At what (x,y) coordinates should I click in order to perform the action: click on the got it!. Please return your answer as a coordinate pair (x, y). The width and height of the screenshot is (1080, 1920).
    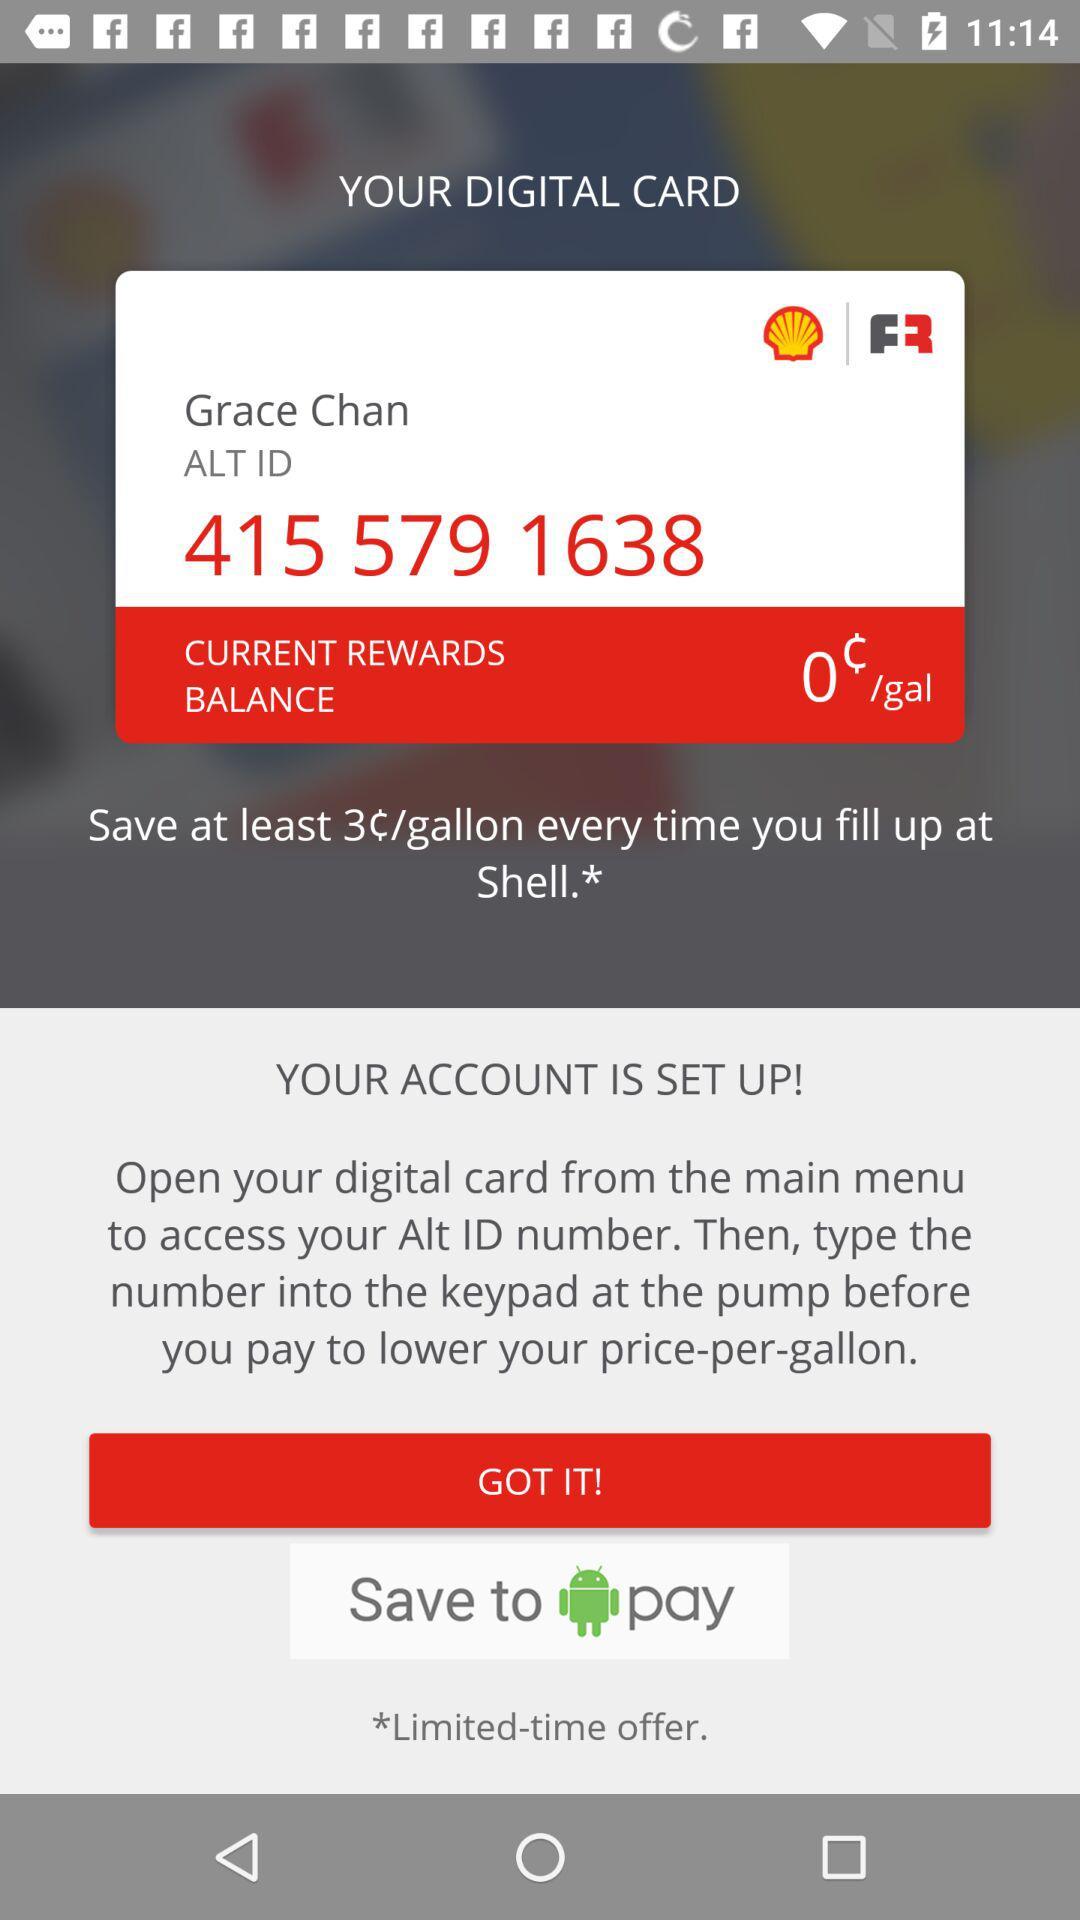
    Looking at the image, I should click on (540, 1480).